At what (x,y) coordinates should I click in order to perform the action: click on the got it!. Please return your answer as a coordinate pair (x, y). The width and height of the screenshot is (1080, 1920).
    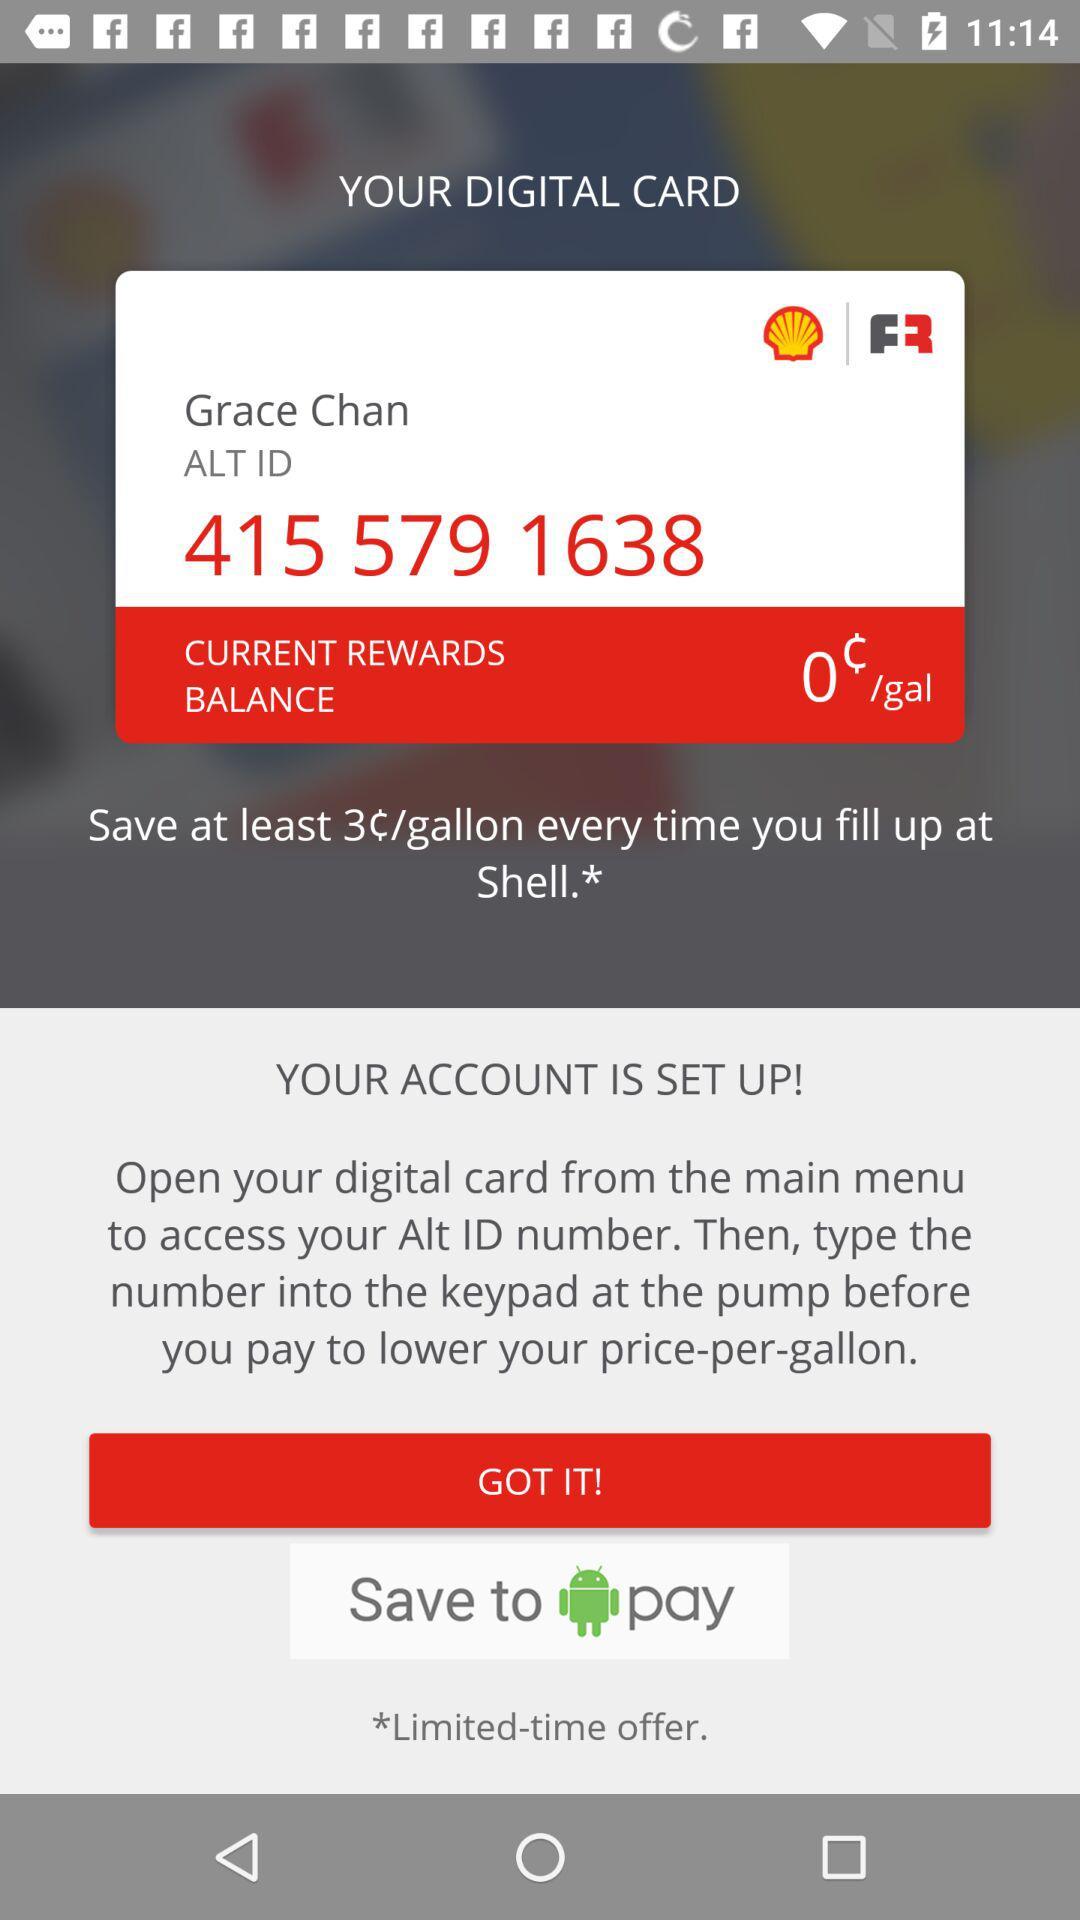
    Looking at the image, I should click on (540, 1480).